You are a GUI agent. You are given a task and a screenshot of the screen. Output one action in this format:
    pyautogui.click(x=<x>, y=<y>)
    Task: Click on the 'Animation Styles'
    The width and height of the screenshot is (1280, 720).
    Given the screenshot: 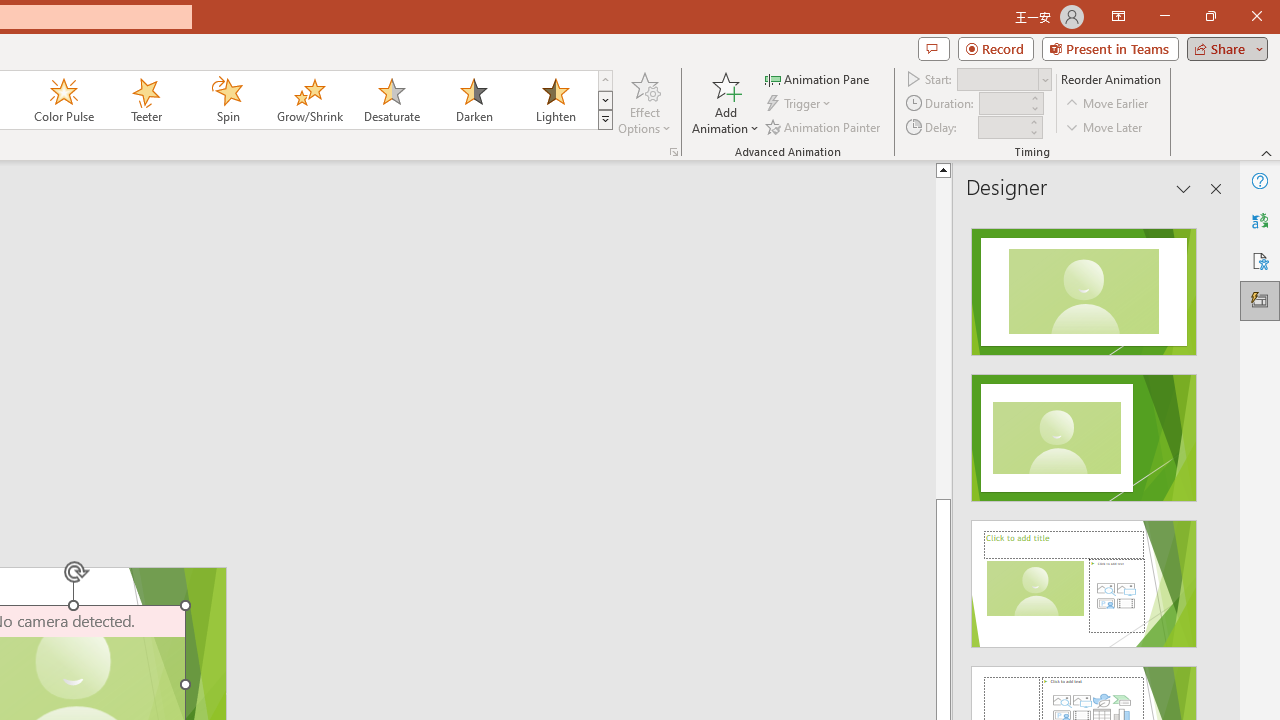 What is the action you would take?
    pyautogui.click(x=604, y=120)
    